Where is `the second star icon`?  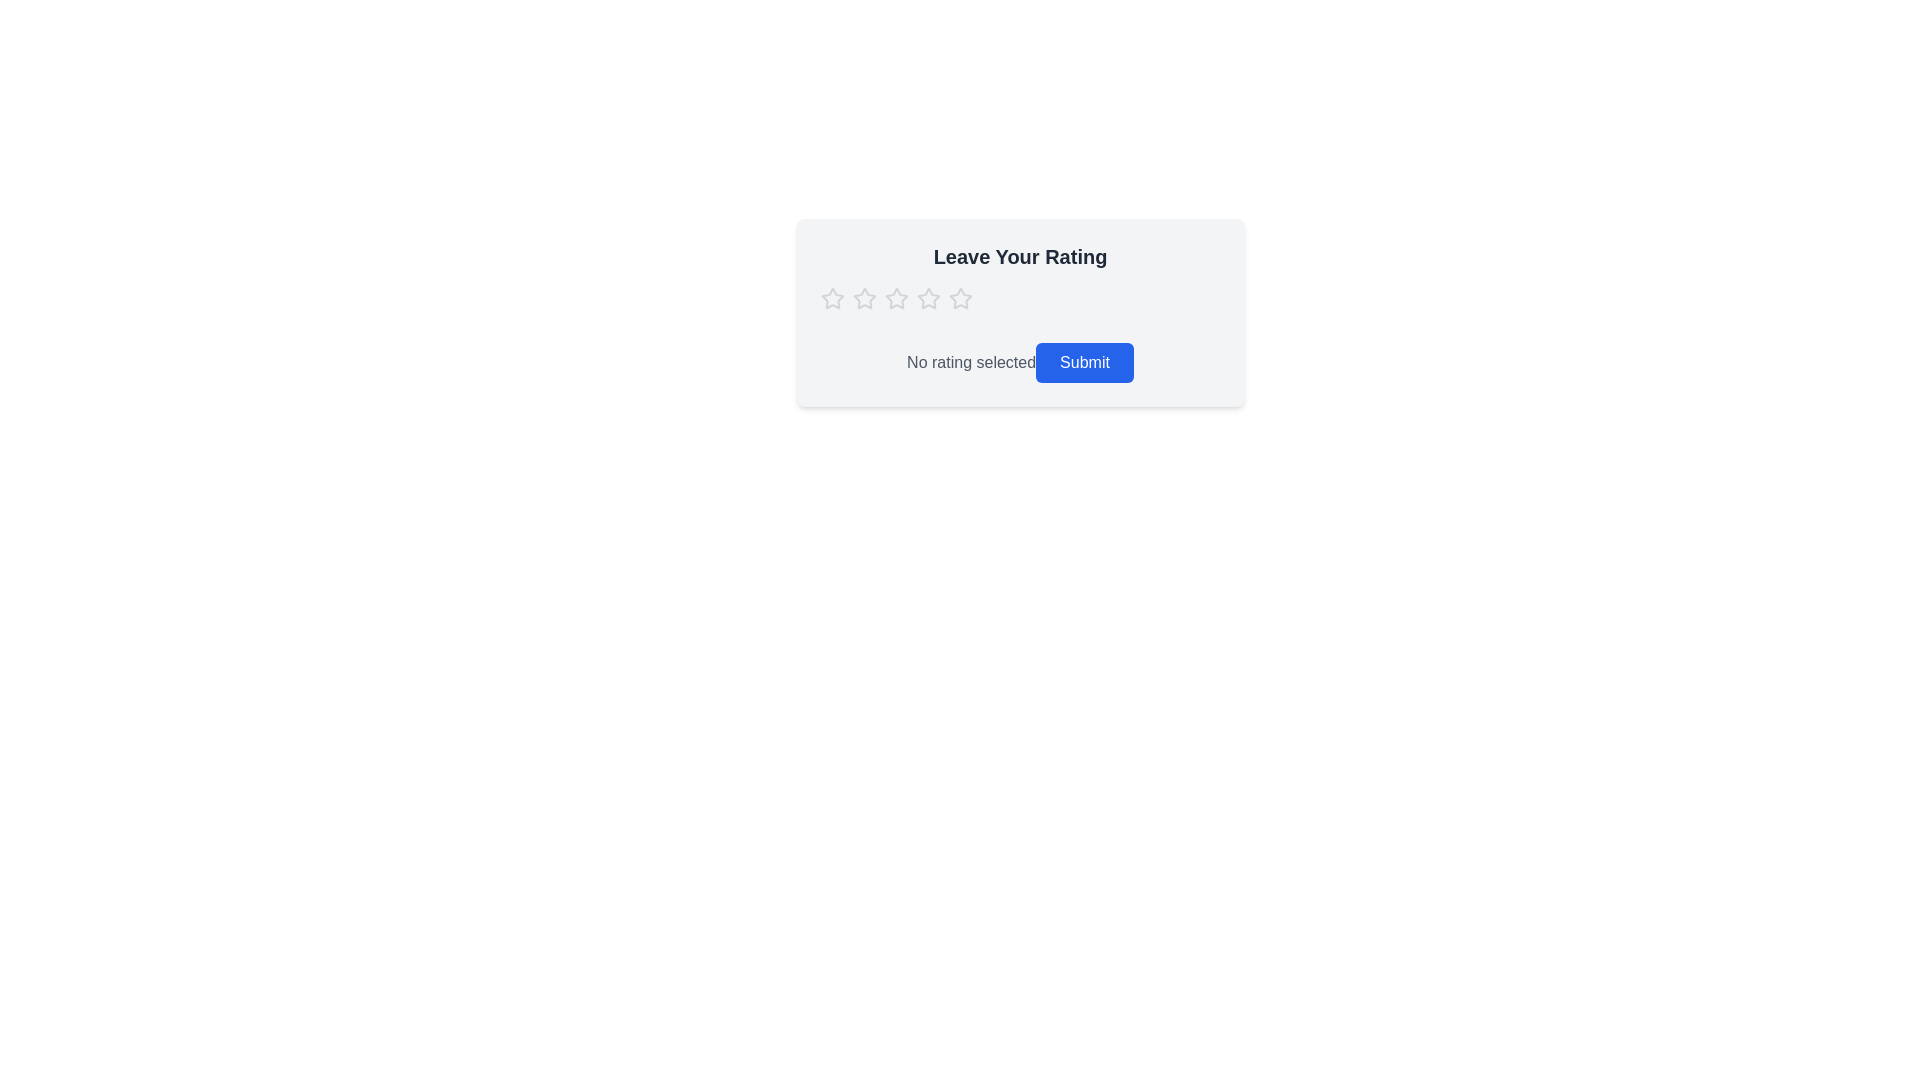 the second star icon is located at coordinates (895, 298).